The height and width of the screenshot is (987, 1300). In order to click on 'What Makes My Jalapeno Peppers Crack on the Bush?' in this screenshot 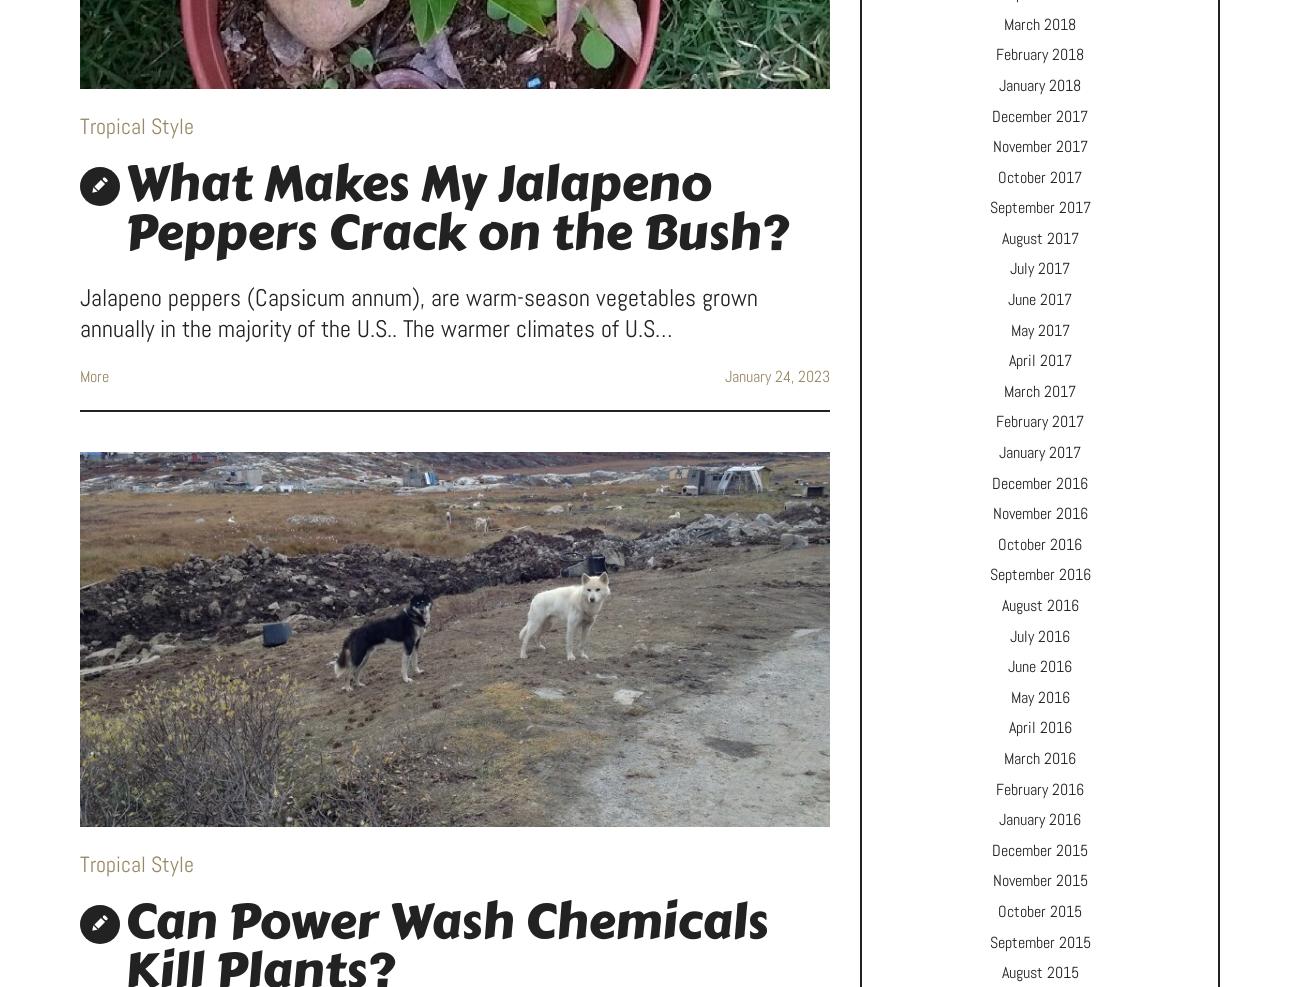, I will do `click(455, 206)`.